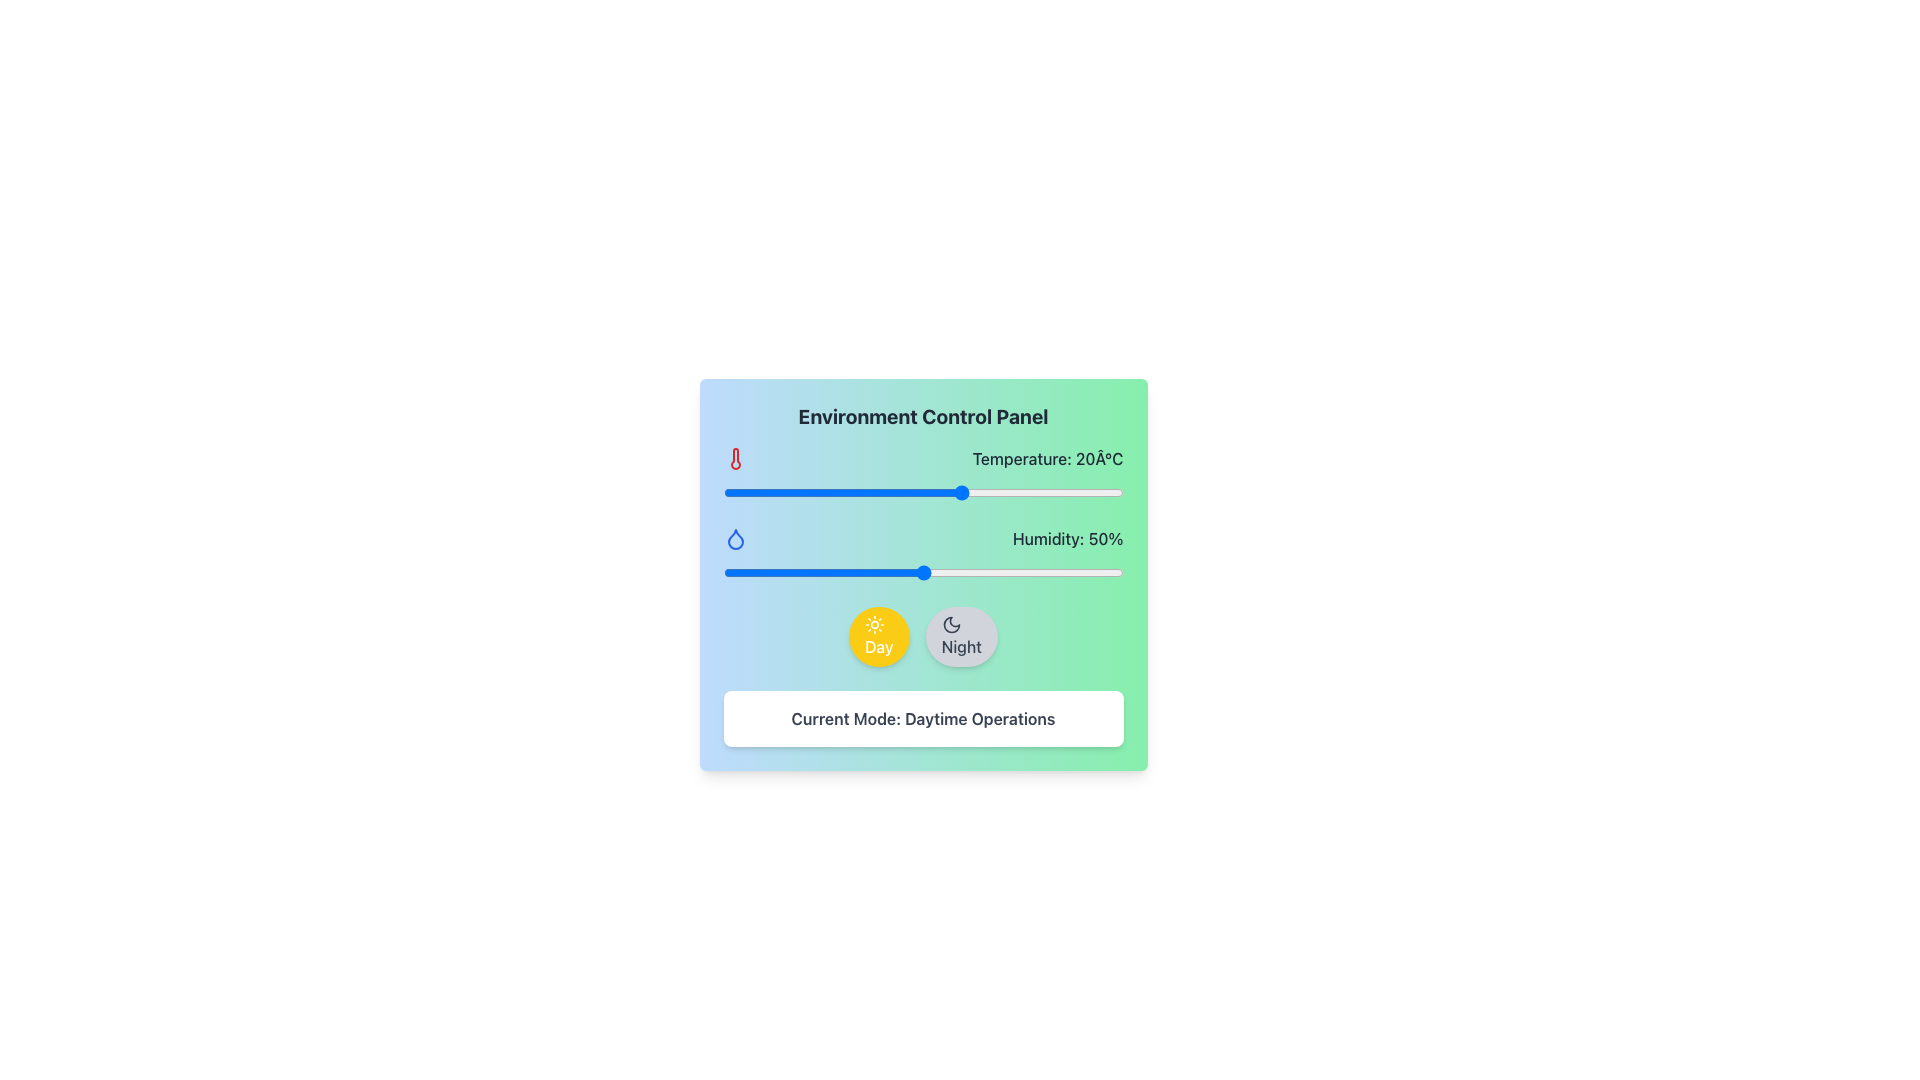  What do you see at coordinates (922, 493) in the screenshot?
I see `the temperature` at bounding box center [922, 493].